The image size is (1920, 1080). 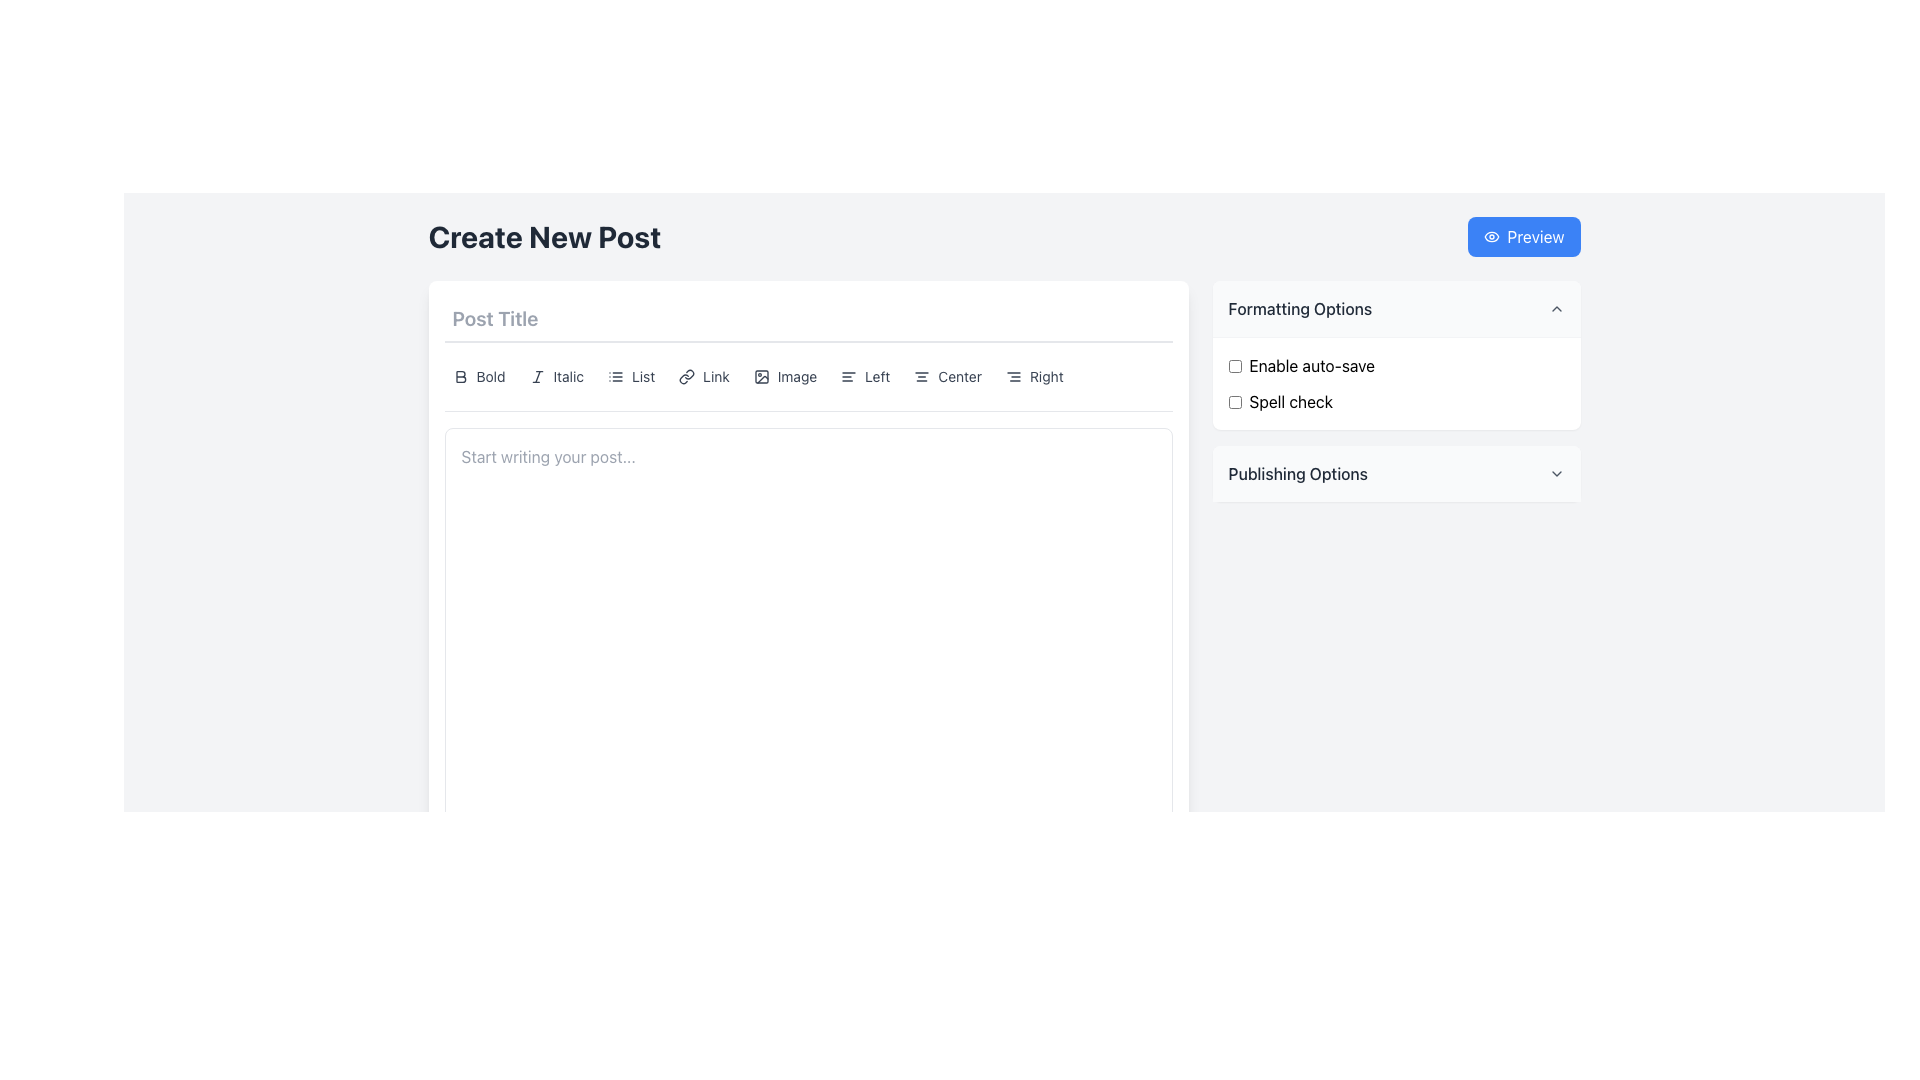 What do you see at coordinates (1395, 383) in the screenshot?
I see `the checkbox labeled 'Spell check' within the Group of checkbox options located in the right panel under 'Formatting Options'` at bounding box center [1395, 383].